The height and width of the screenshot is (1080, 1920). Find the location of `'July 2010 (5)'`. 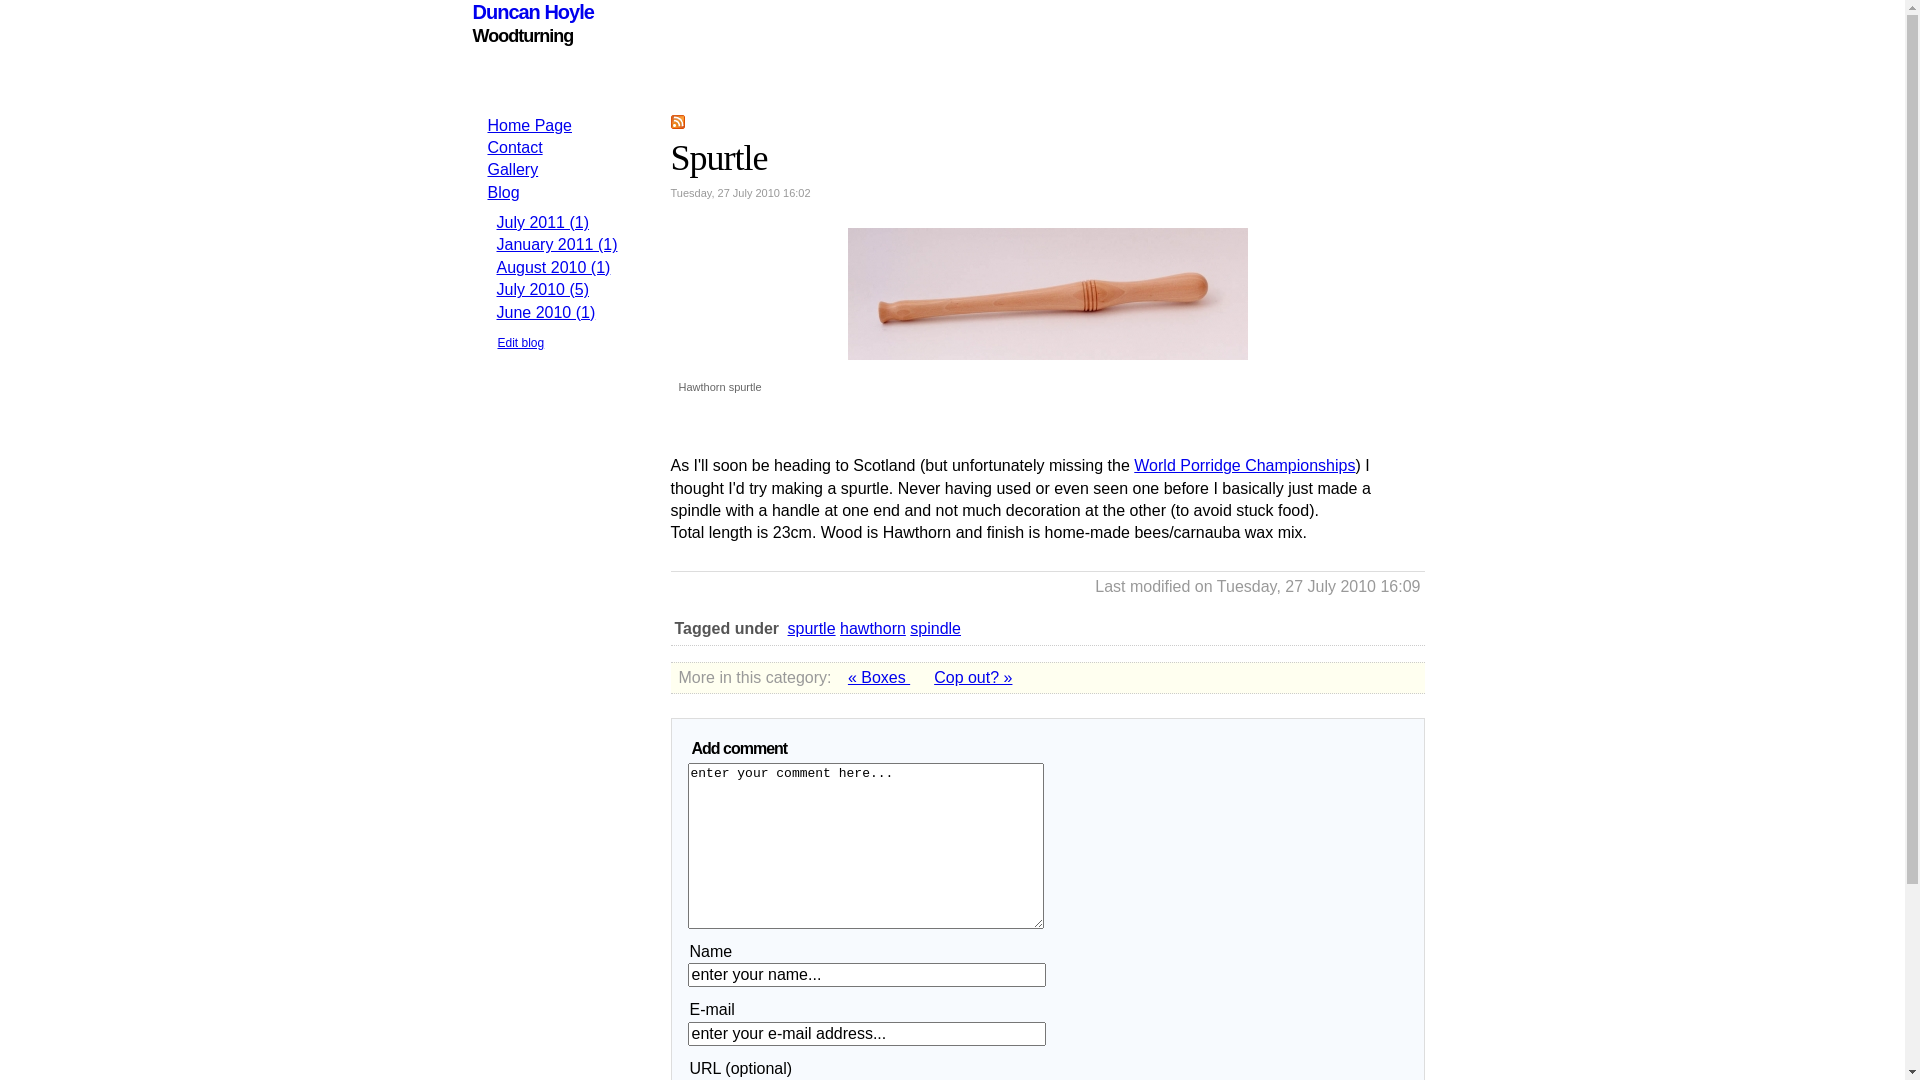

'July 2010 (5)' is located at coordinates (495, 289).